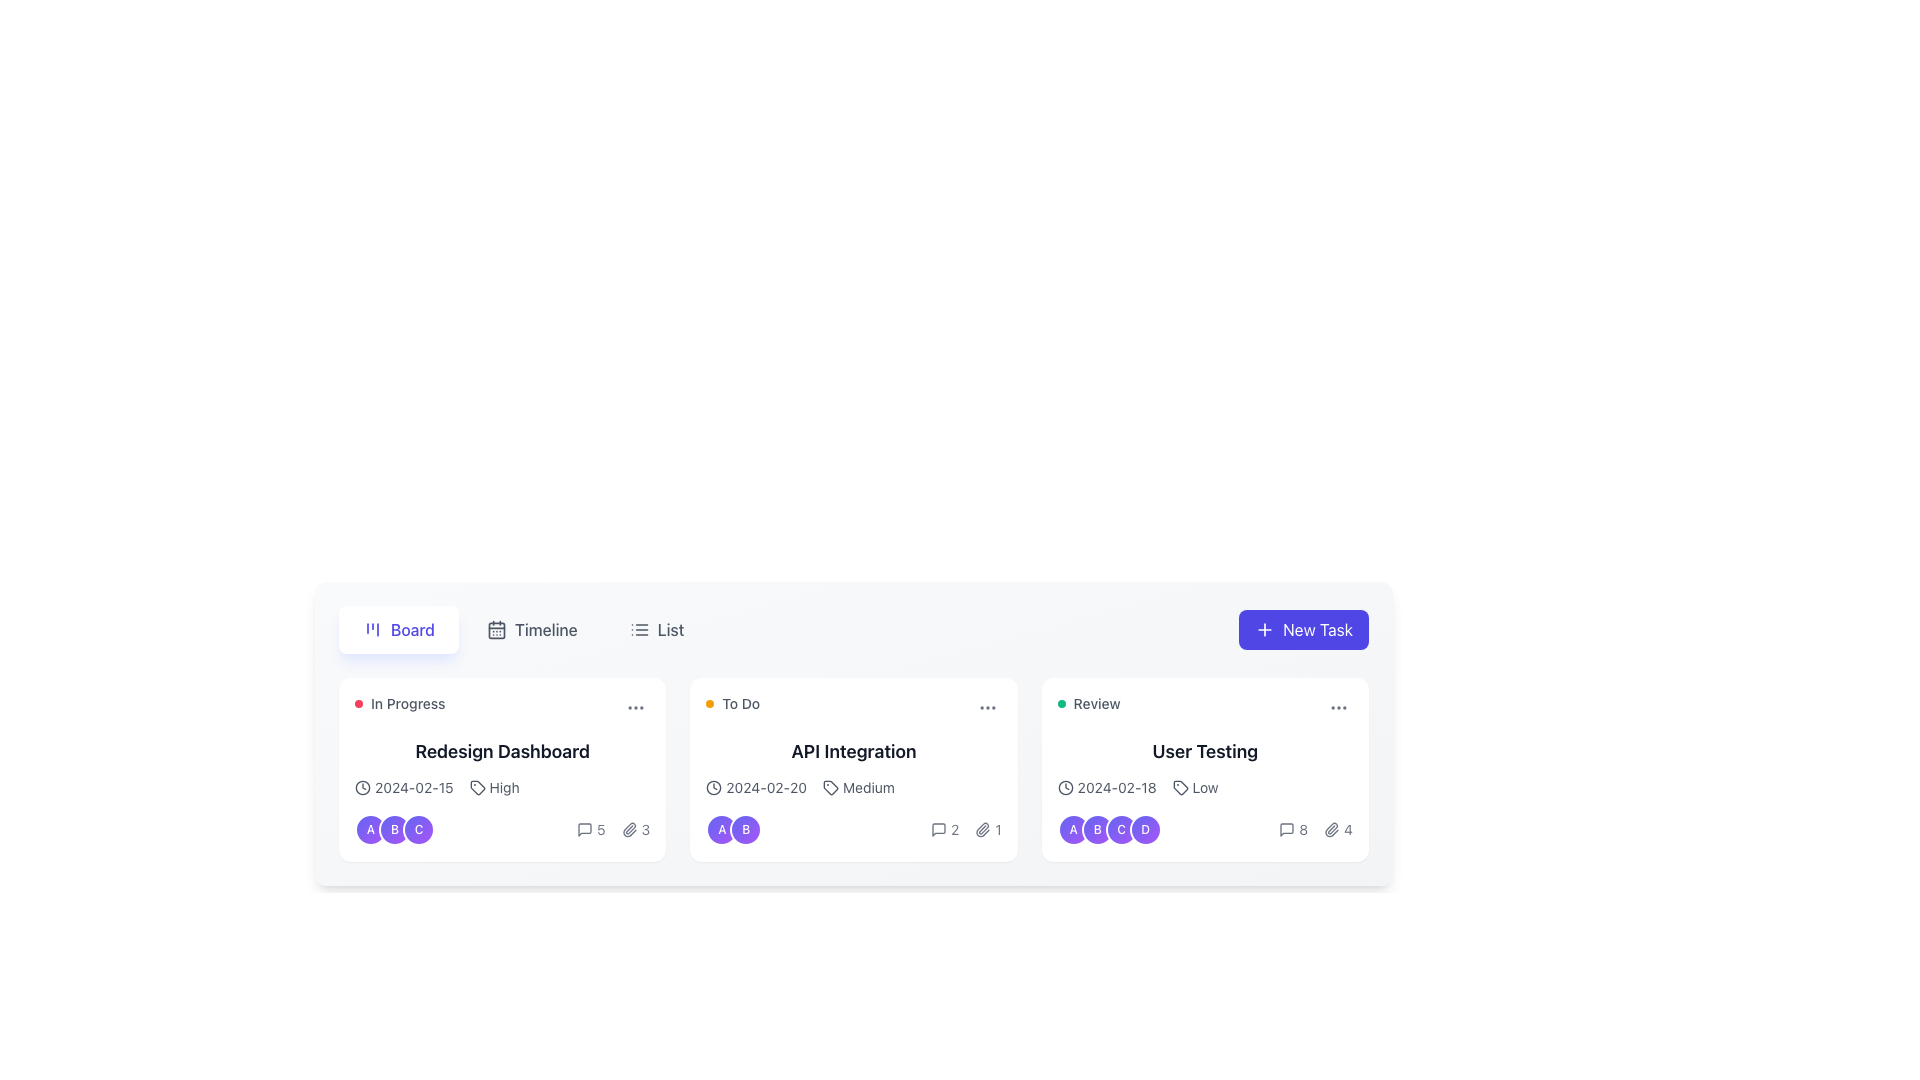 This screenshot has height=1080, width=1920. Describe the element at coordinates (1339, 707) in the screenshot. I see `the Ellipsis menu icon located at the top right corner of the 'User Testing' card in the 'Review' column` at that location.